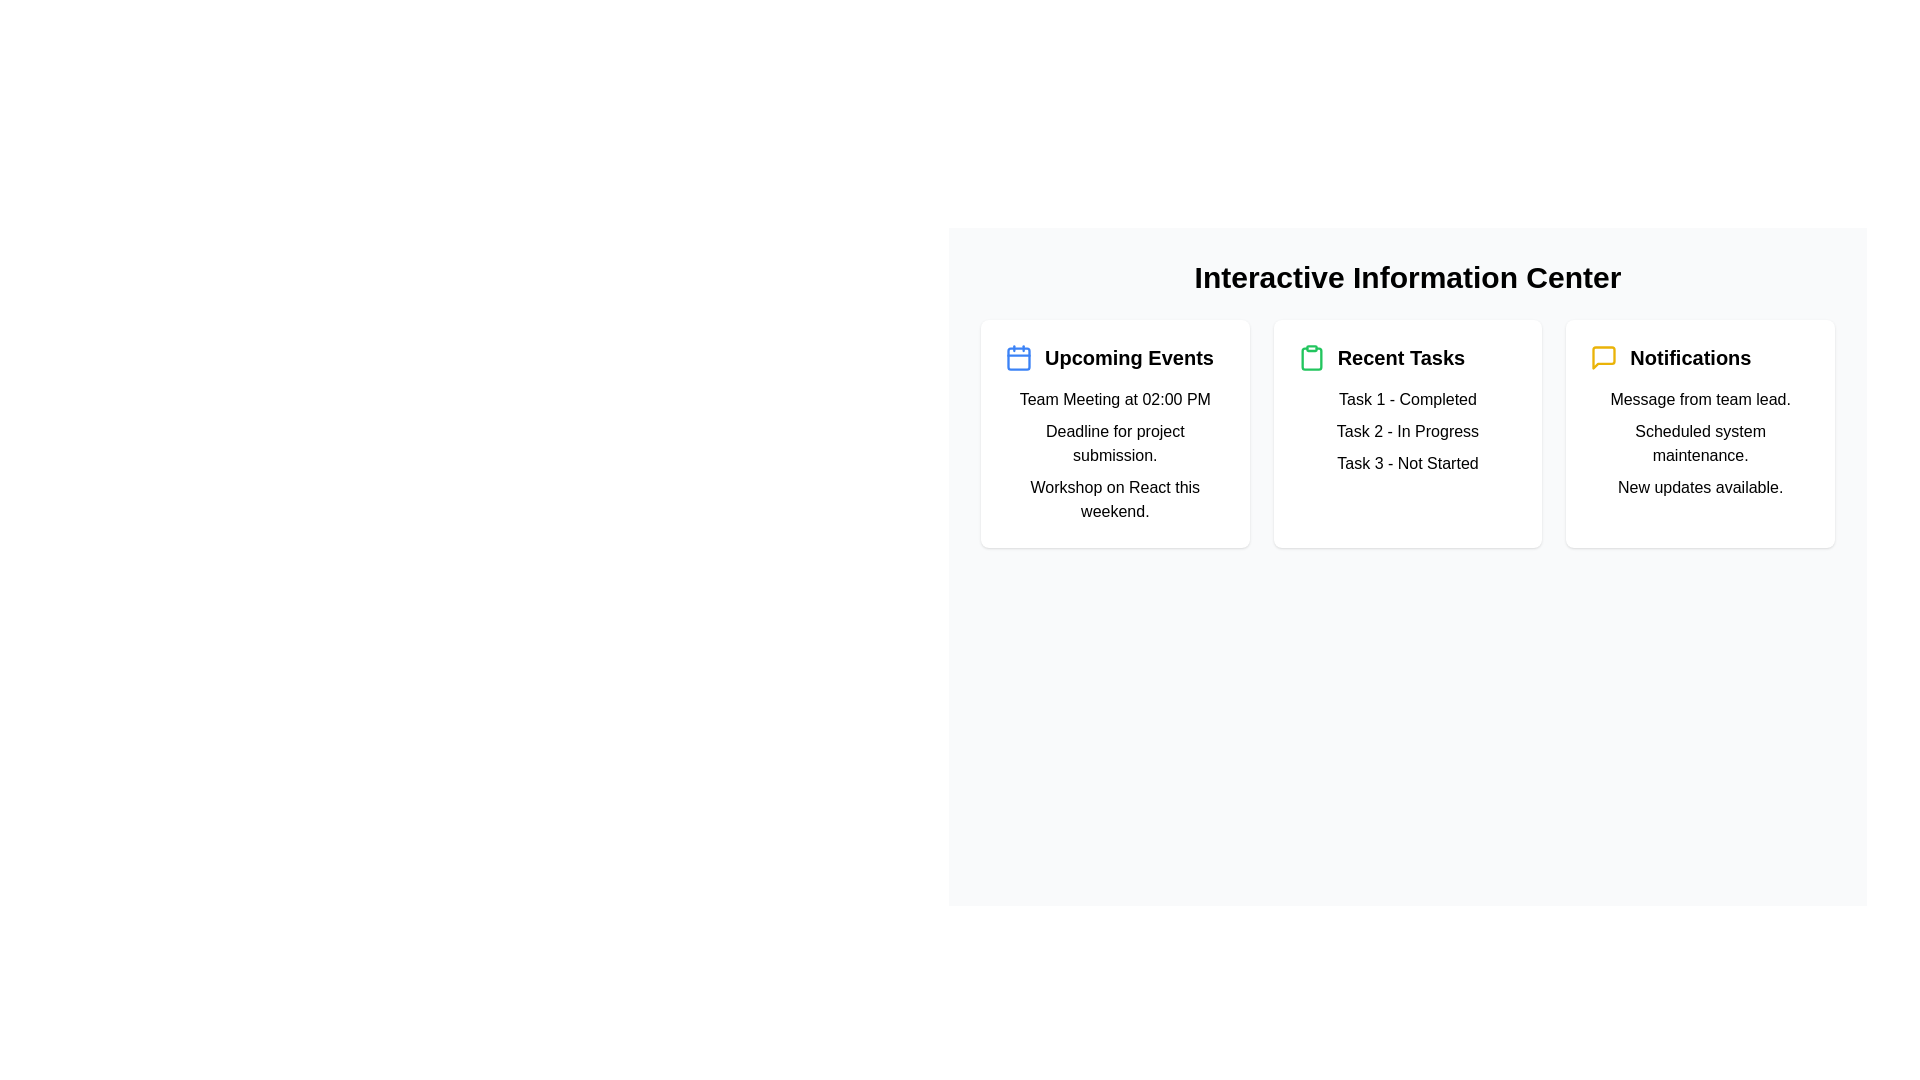 The width and height of the screenshot is (1920, 1080). I want to click on the SVG rounded rectangle element that visually represents a day or date within the calendar icon in the first card titled 'Upcoming Events', so click(1018, 357).